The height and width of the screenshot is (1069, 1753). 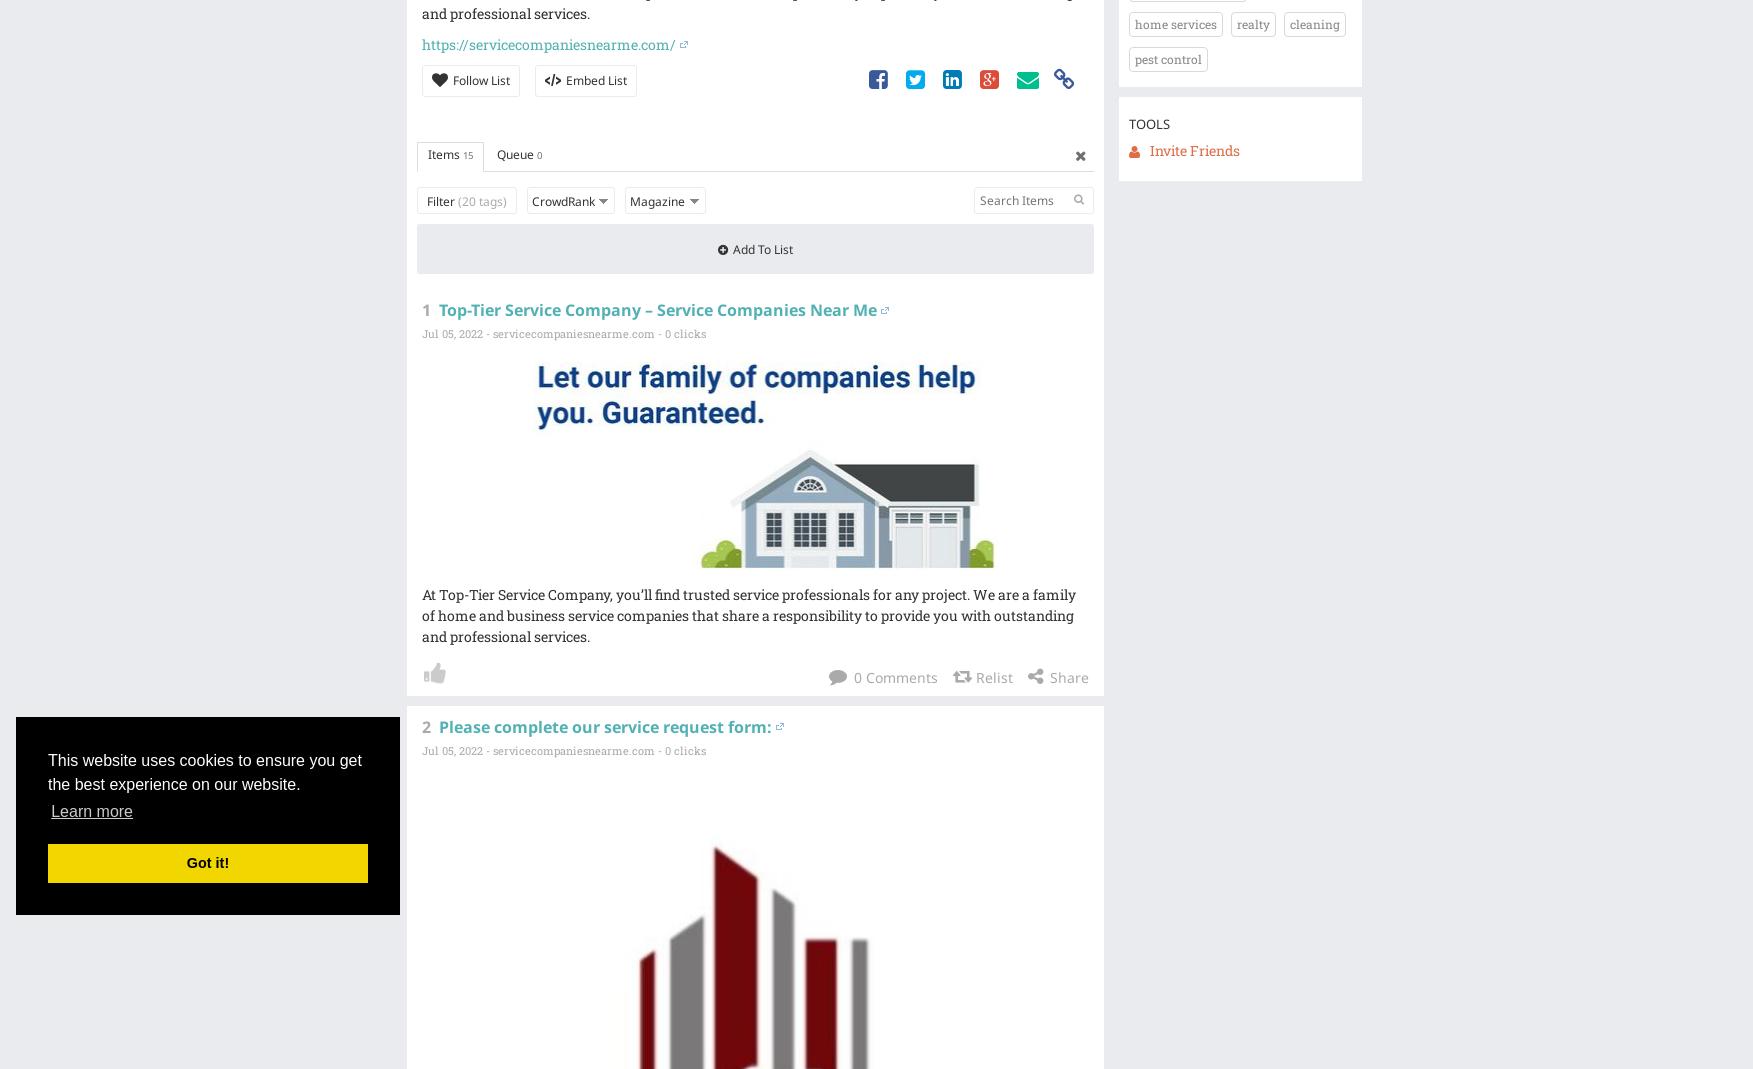 What do you see at coordinates (424, 724) in the screenshot?
I see `'2'` at bounding box center [424, 724].